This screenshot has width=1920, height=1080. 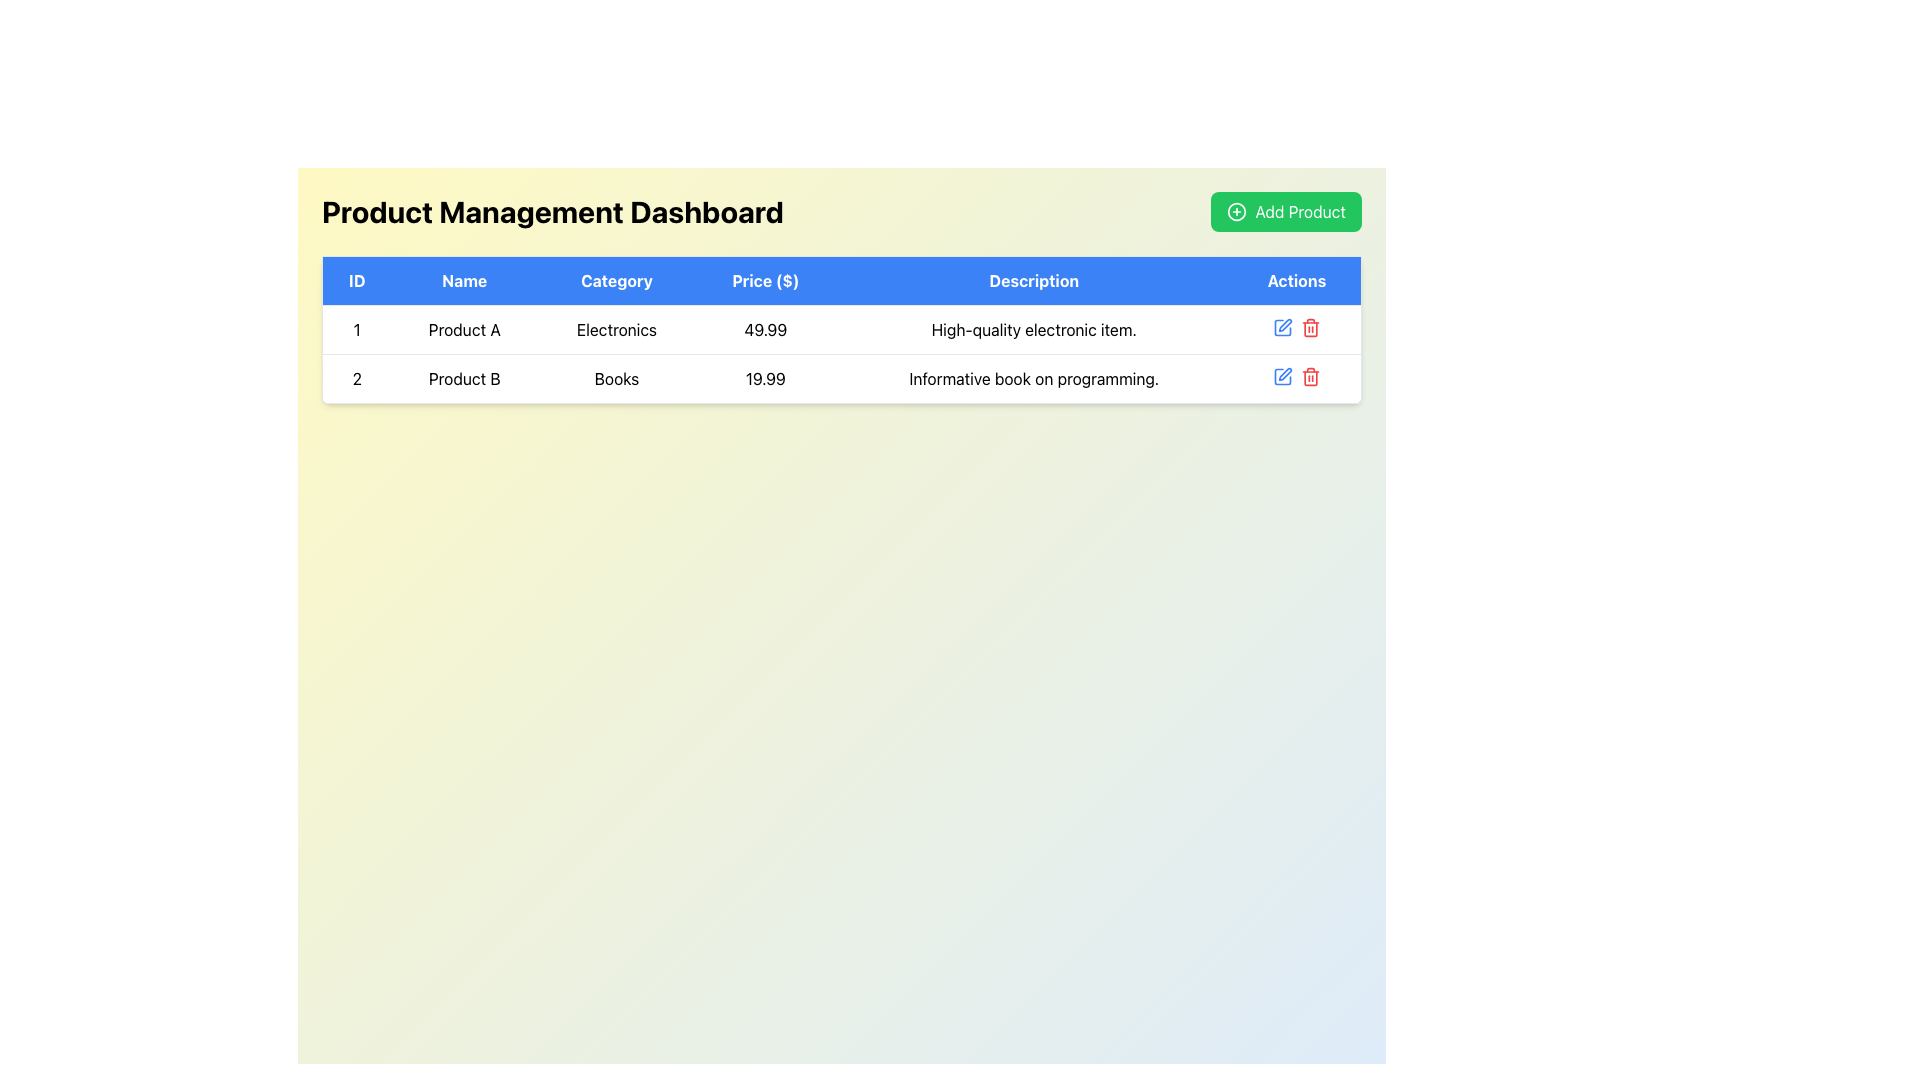 I want to click on the blue rectangular header cell labeled 'Name', which is the second column header in the table, positioned centrally at the top of the page, so click(x=463, y=281).